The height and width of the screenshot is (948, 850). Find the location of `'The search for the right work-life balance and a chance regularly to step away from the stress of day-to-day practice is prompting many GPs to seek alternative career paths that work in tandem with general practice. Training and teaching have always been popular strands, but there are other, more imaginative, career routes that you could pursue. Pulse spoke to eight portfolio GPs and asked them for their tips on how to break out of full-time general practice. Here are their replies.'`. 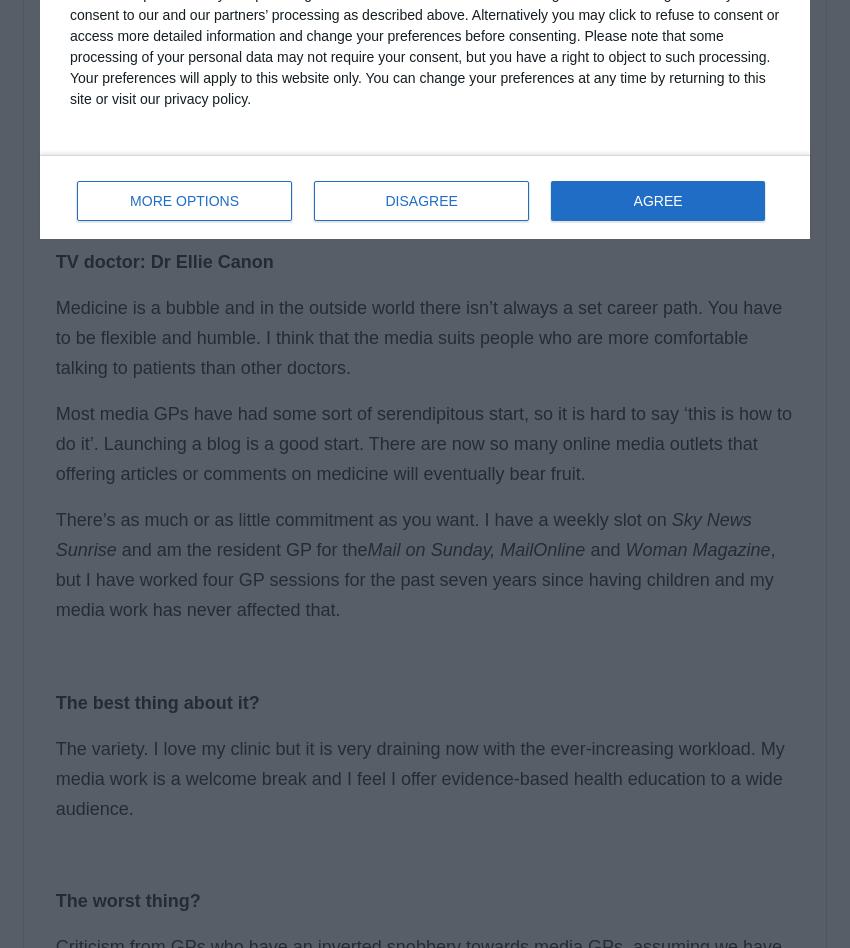

'The search for the right work-life balance and a chance regularly to step away from the stress of day-to-day practice is prompting many GPs to seek alternative career paths that work in tandem with general practice. Training and teaching have always been popular strands, but there are other, more imaginative, career routes that you could pursue. Pulse spoke to eight portfolio GPs and asked them for their tips on how to break out of full-time general practice. Here are their replies.' is located at coordinates (410, 94).